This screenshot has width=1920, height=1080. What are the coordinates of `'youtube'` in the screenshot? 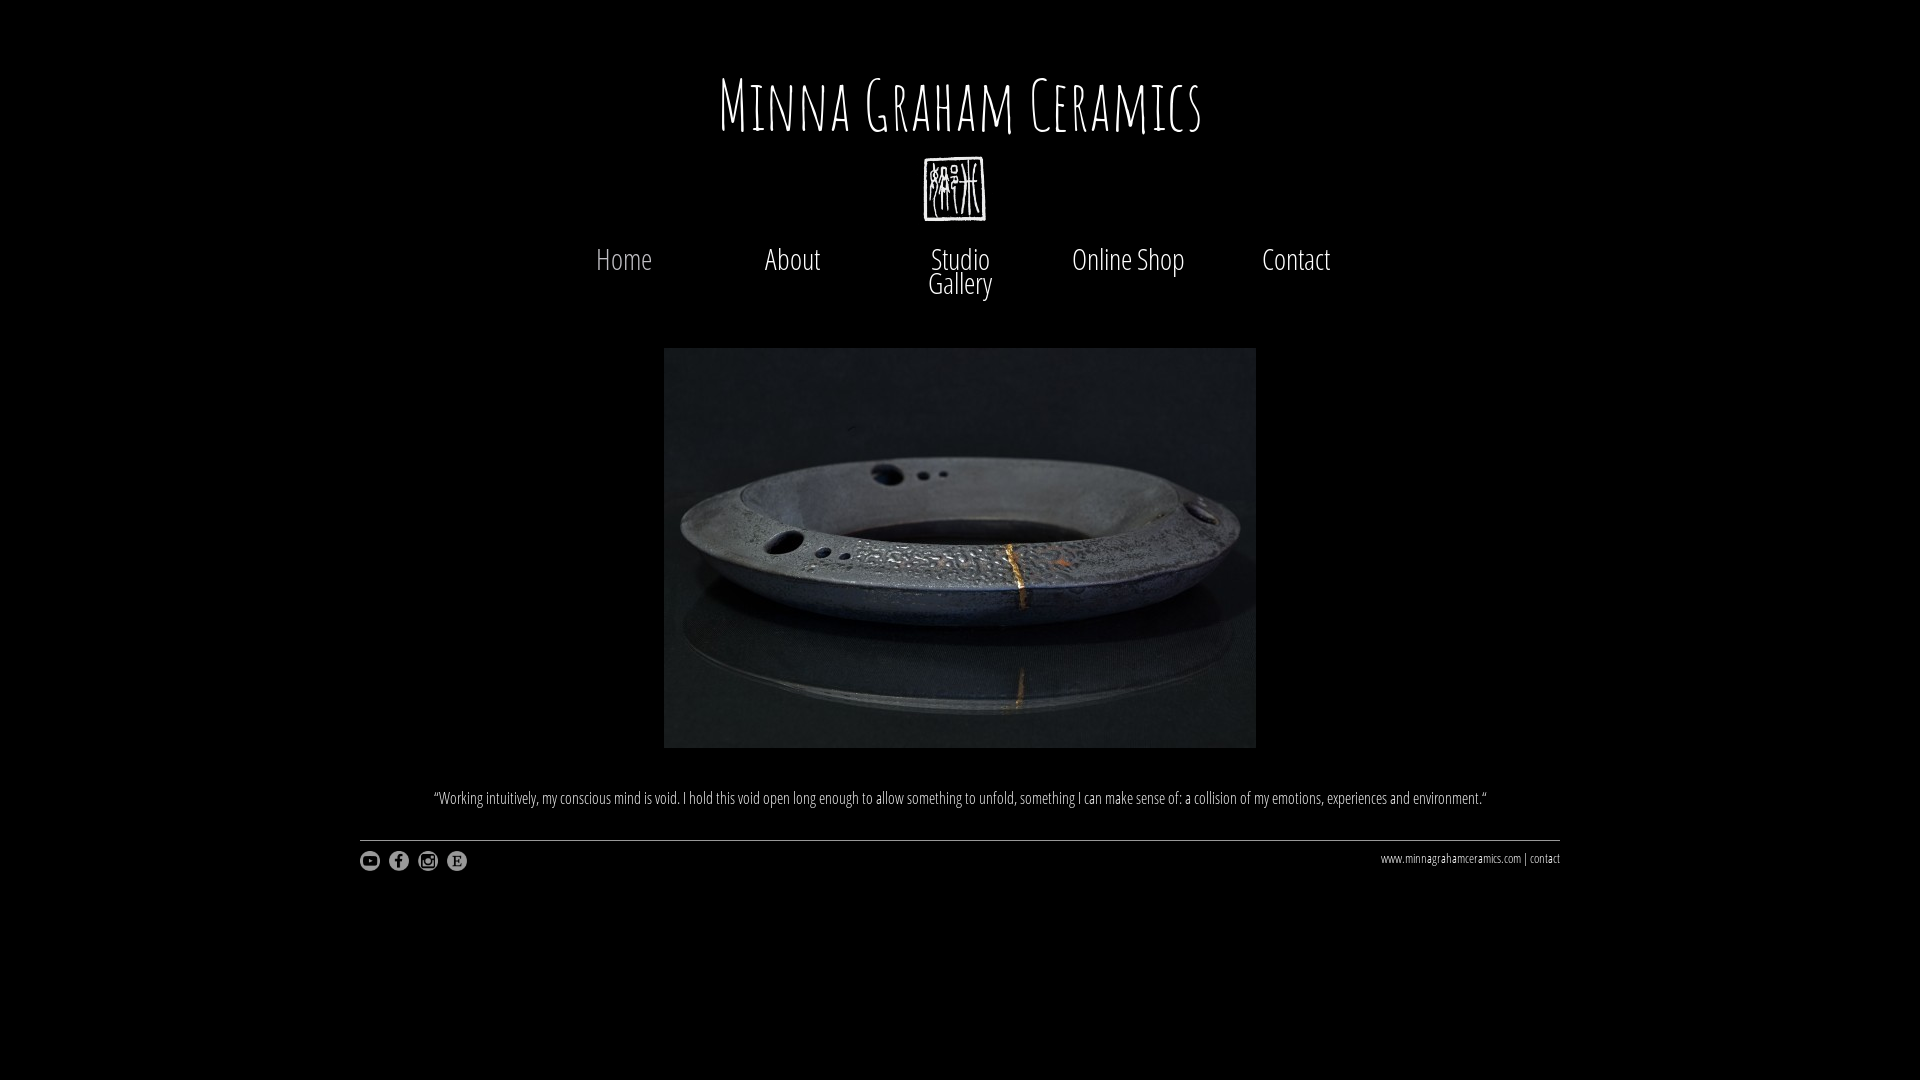 It's located at (360, 859).